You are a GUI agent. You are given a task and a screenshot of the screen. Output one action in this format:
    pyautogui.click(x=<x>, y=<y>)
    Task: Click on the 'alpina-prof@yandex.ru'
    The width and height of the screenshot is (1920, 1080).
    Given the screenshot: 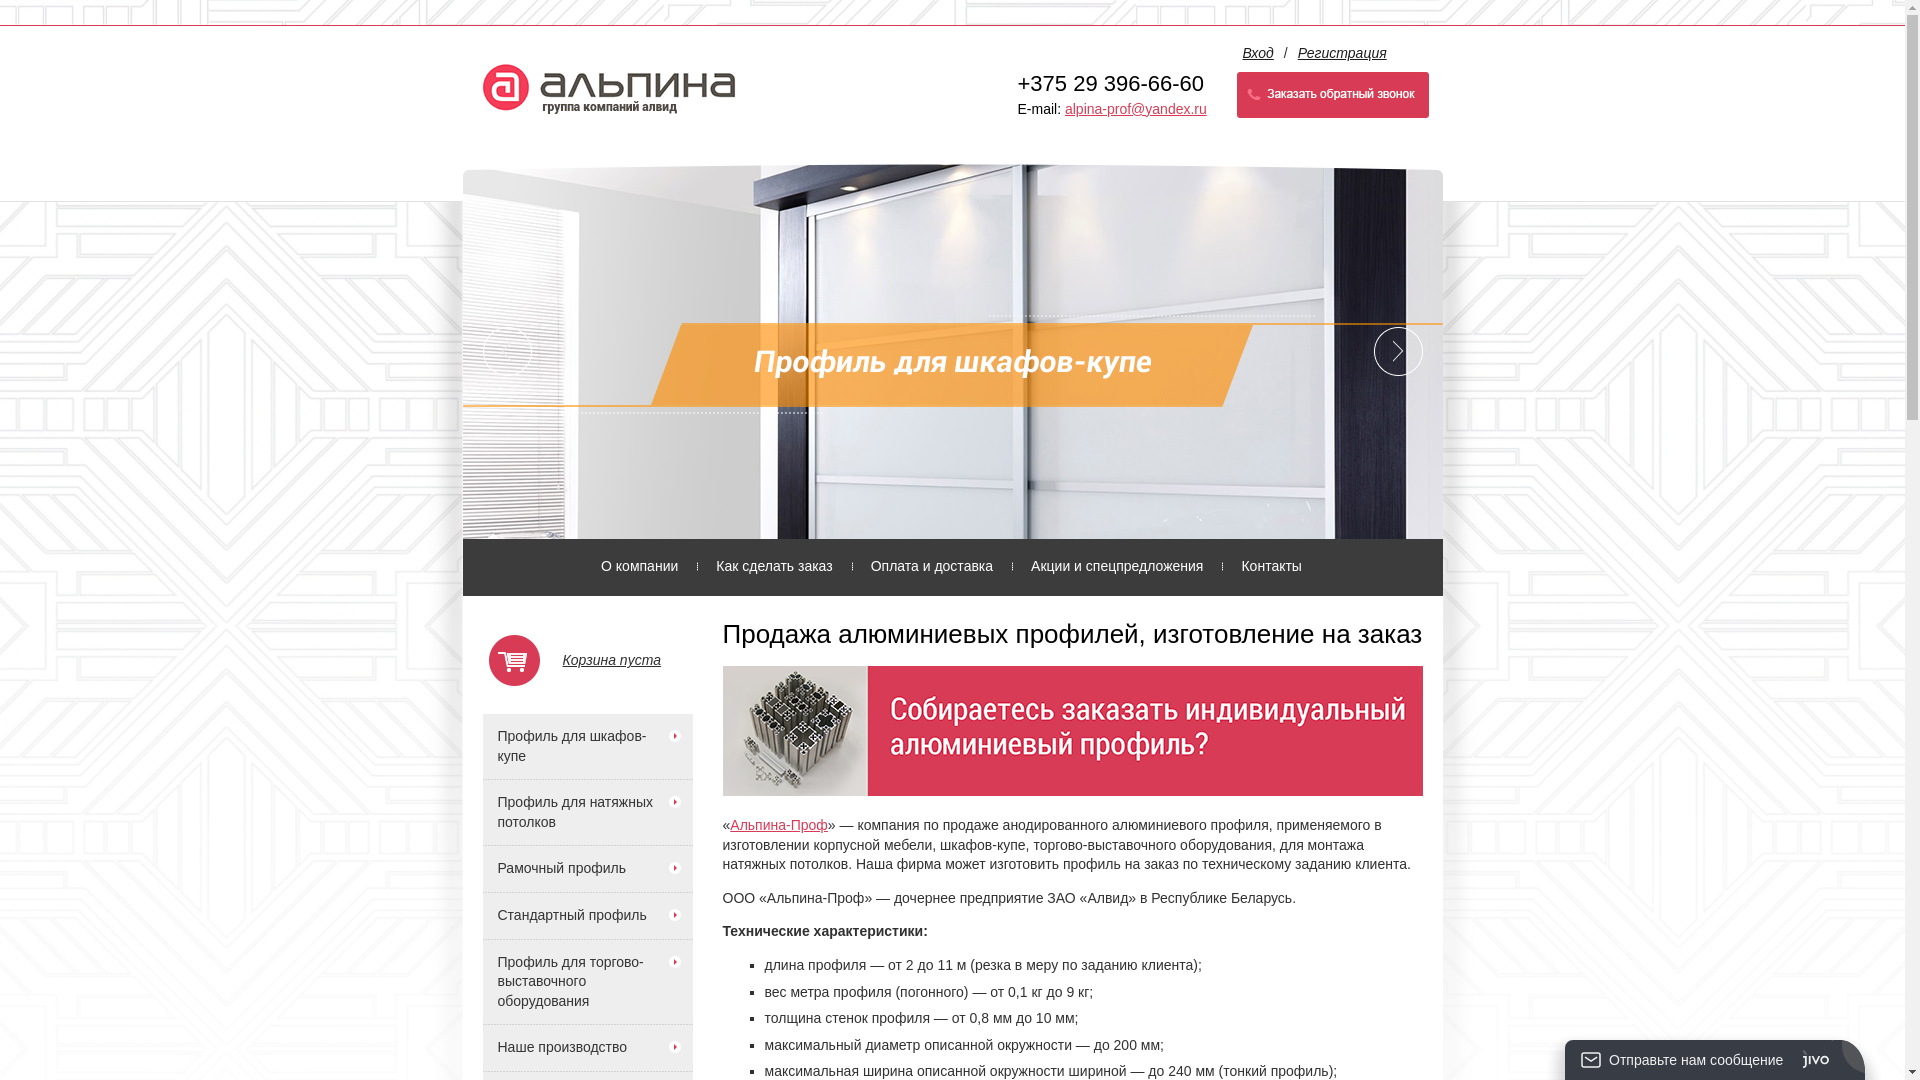 What is the action you would take?
    pyautogui.click(x=1136, y=108)
    